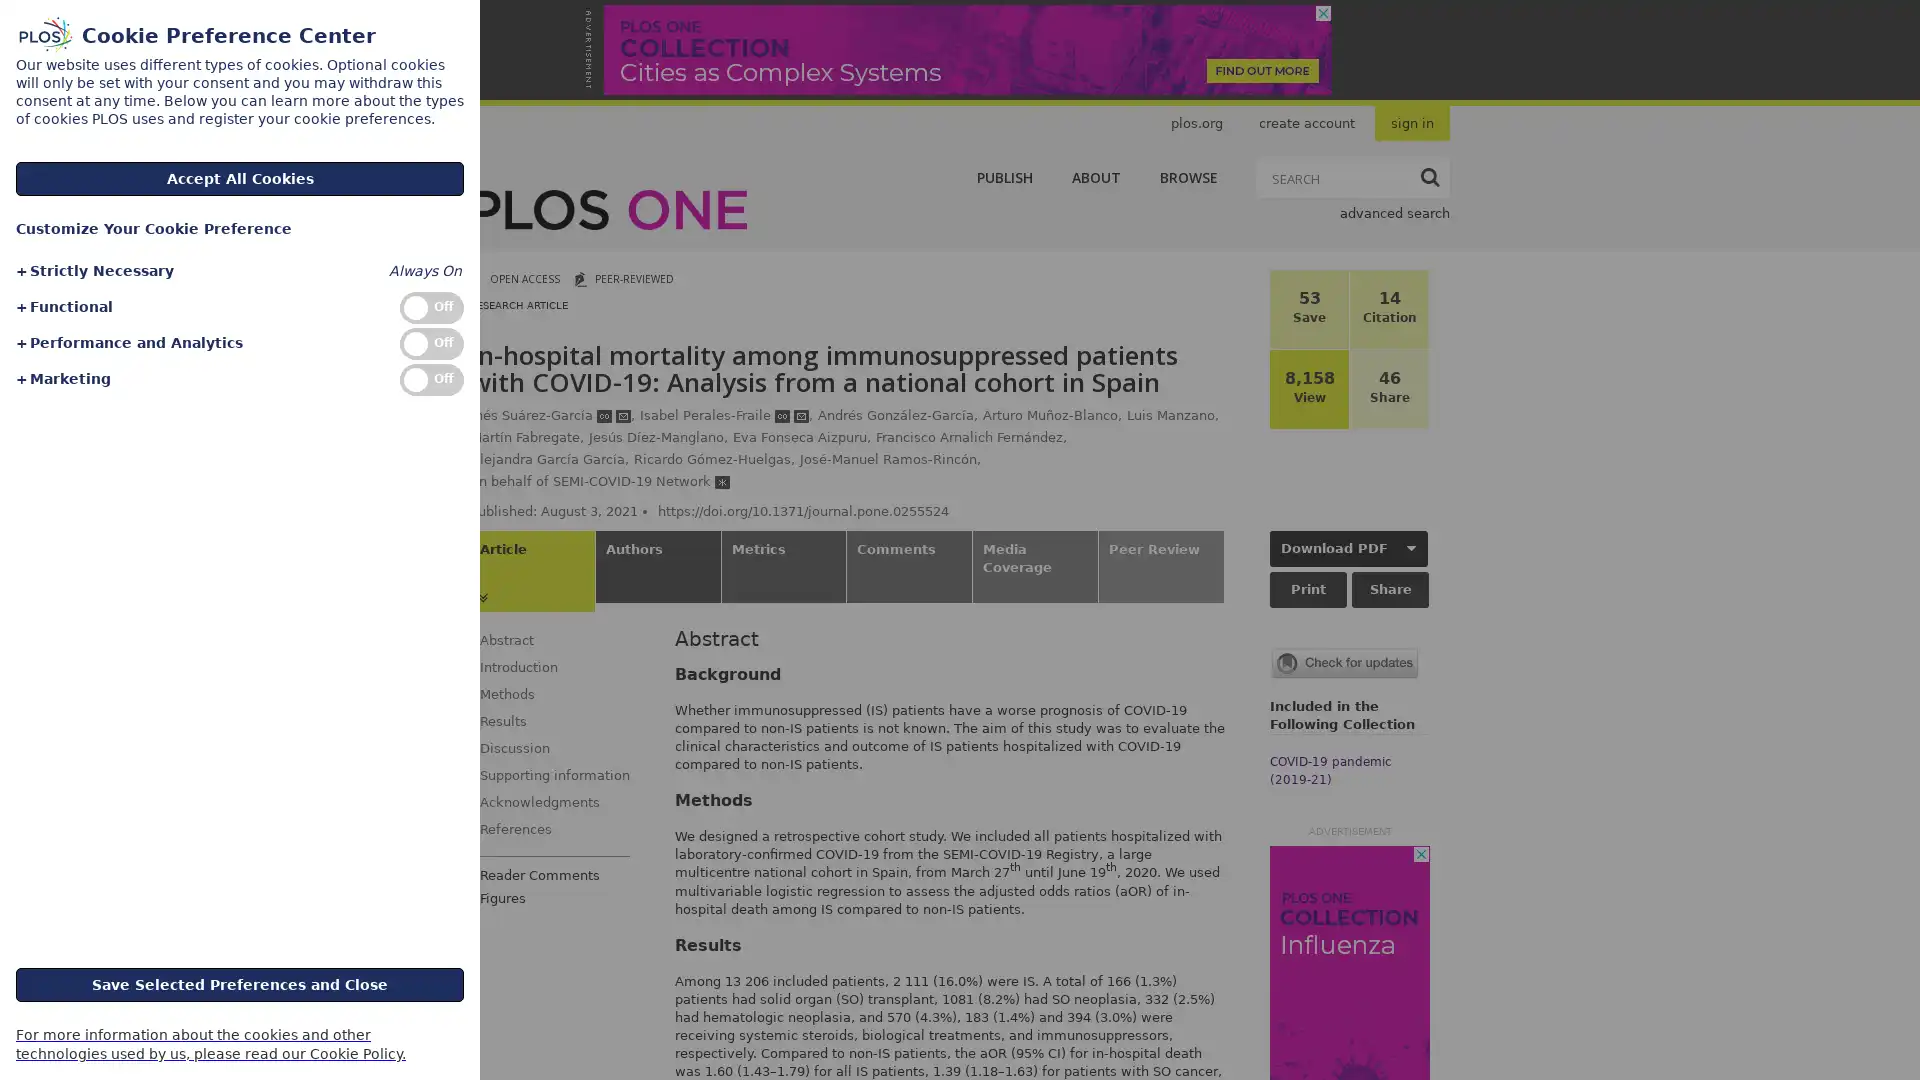 The height and width of the screenshot is (1080, 1920). I want to click on Toggle explanation of Strictly Necessary Cookies., so click(93, 271).